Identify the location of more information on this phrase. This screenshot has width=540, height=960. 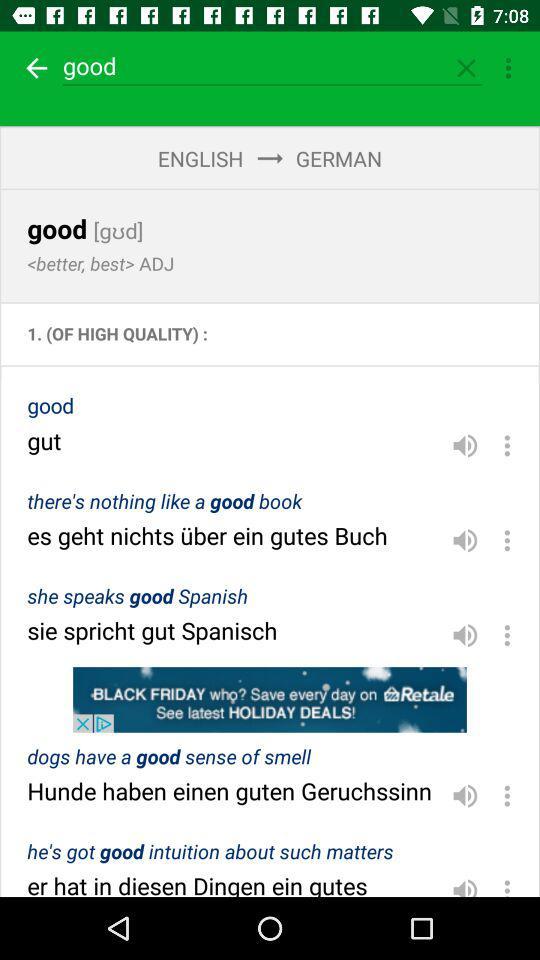
(507, 882).